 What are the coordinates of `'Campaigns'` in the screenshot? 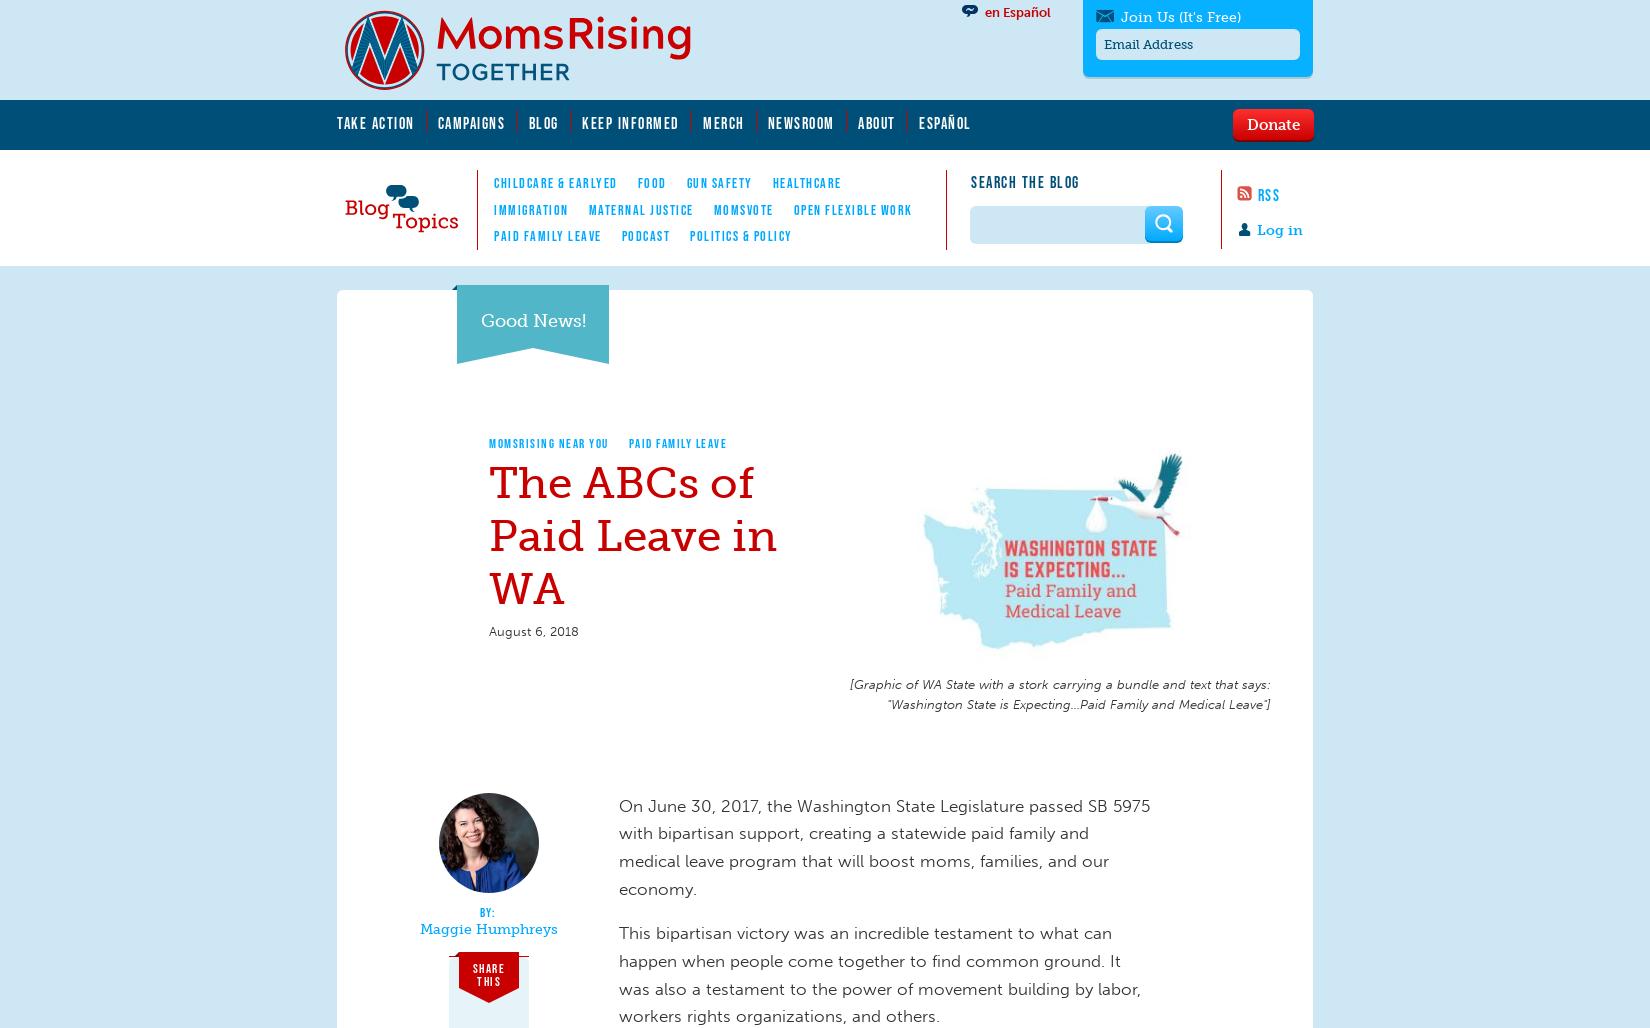 It's located at (435, 121).